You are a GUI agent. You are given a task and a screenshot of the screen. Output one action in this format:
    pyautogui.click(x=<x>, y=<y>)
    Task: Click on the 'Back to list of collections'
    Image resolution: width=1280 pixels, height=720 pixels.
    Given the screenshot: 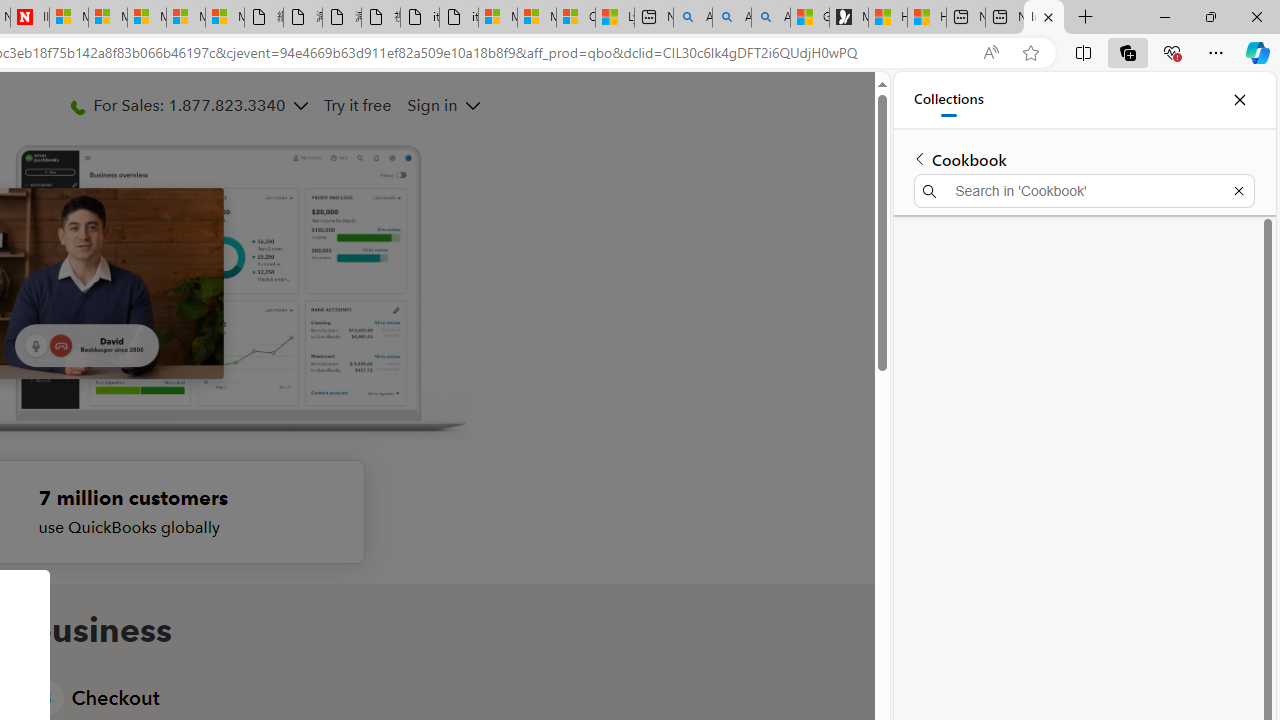 What is the action you would take?
    pyautogui.click(x=919, y=158)
    